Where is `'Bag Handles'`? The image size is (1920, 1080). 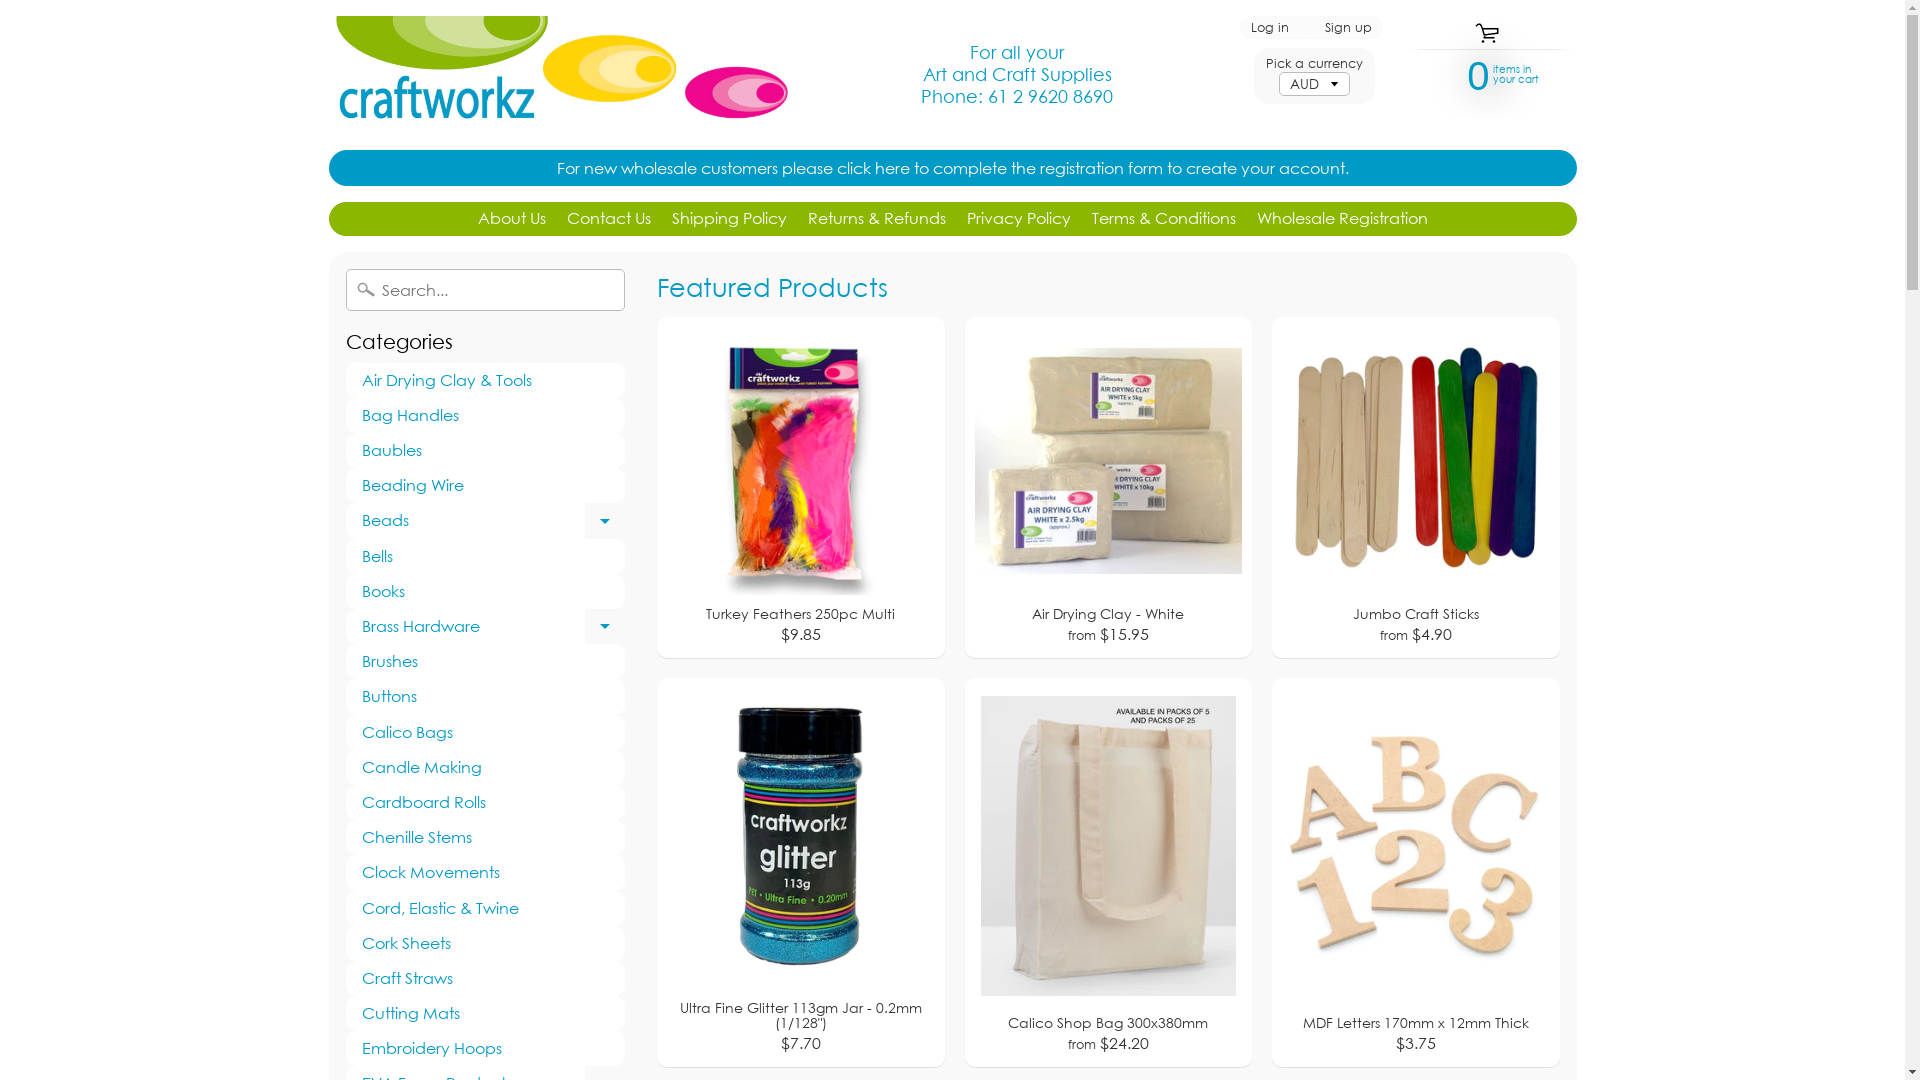
'Bag Handles' is located at coordinates (485, 414).